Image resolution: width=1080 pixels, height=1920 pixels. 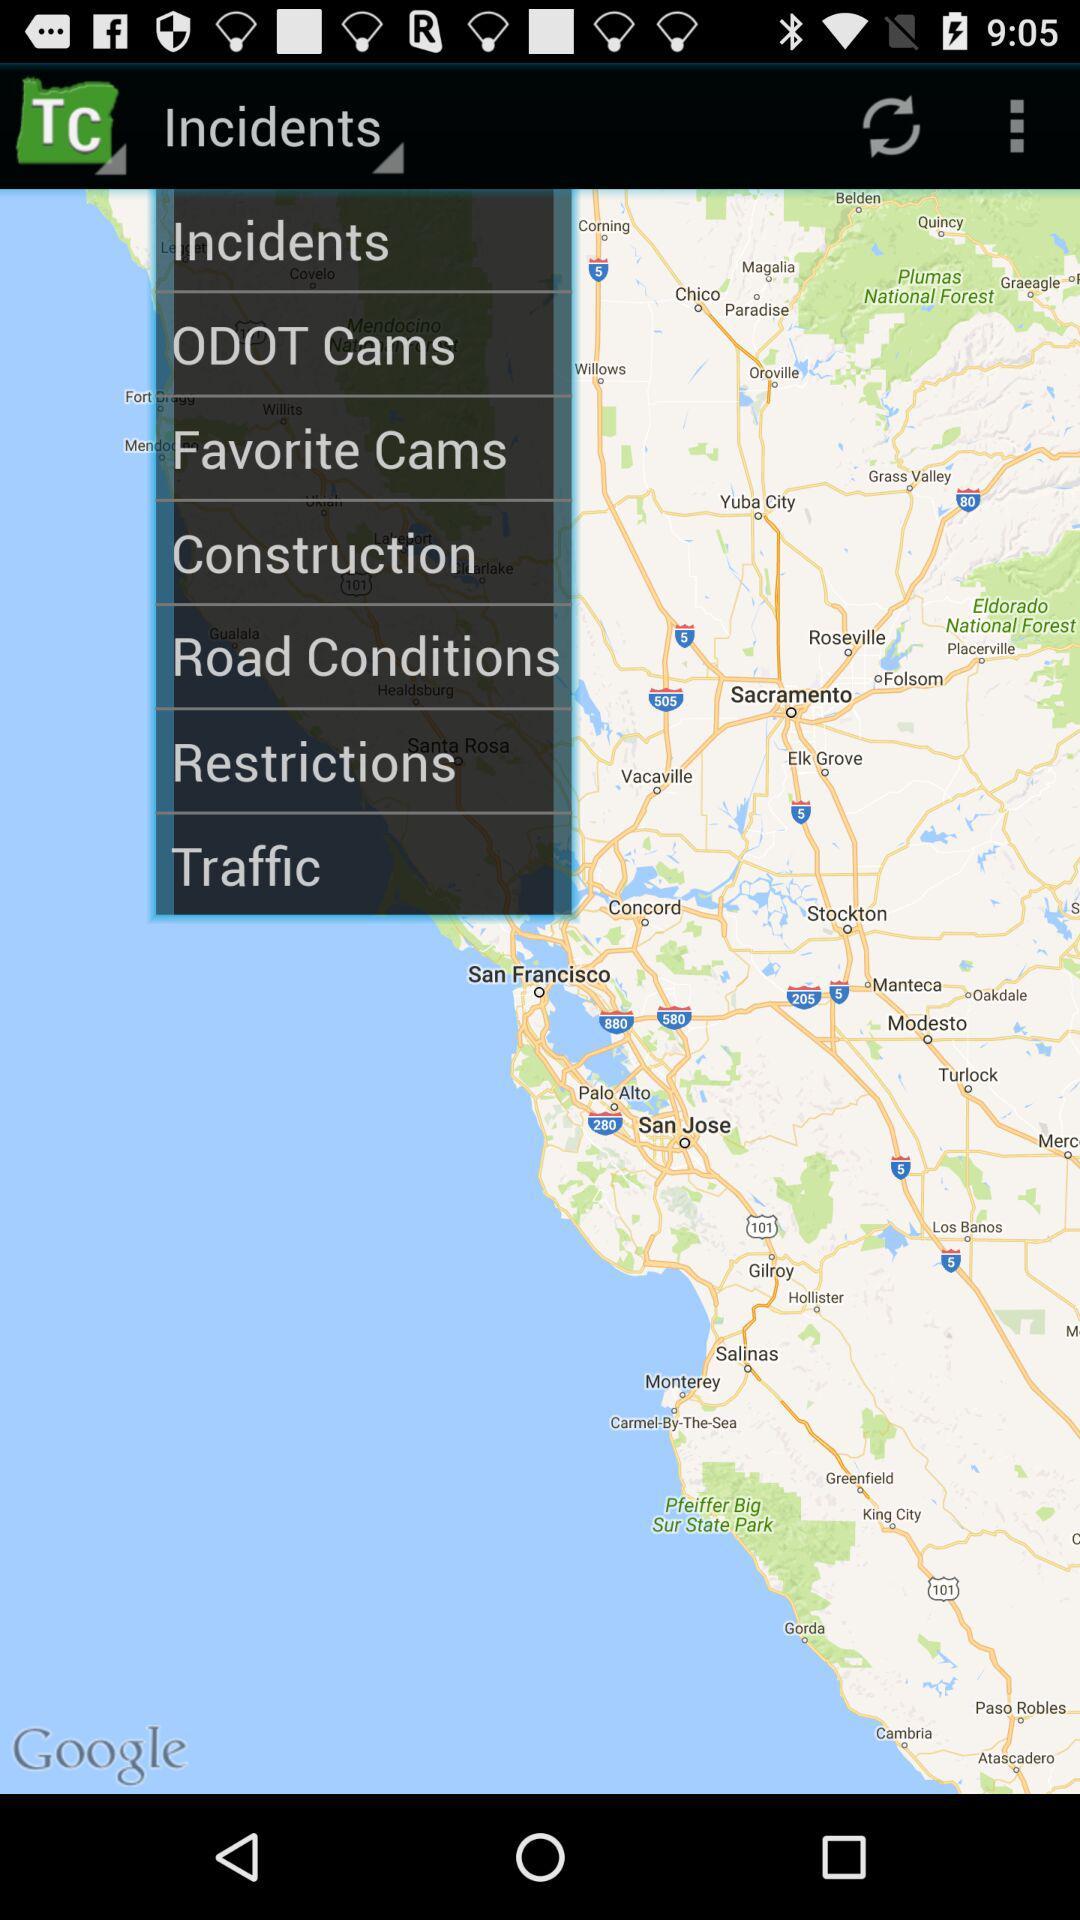 I want to click on road conditions icon, so click(x=363, y=656).